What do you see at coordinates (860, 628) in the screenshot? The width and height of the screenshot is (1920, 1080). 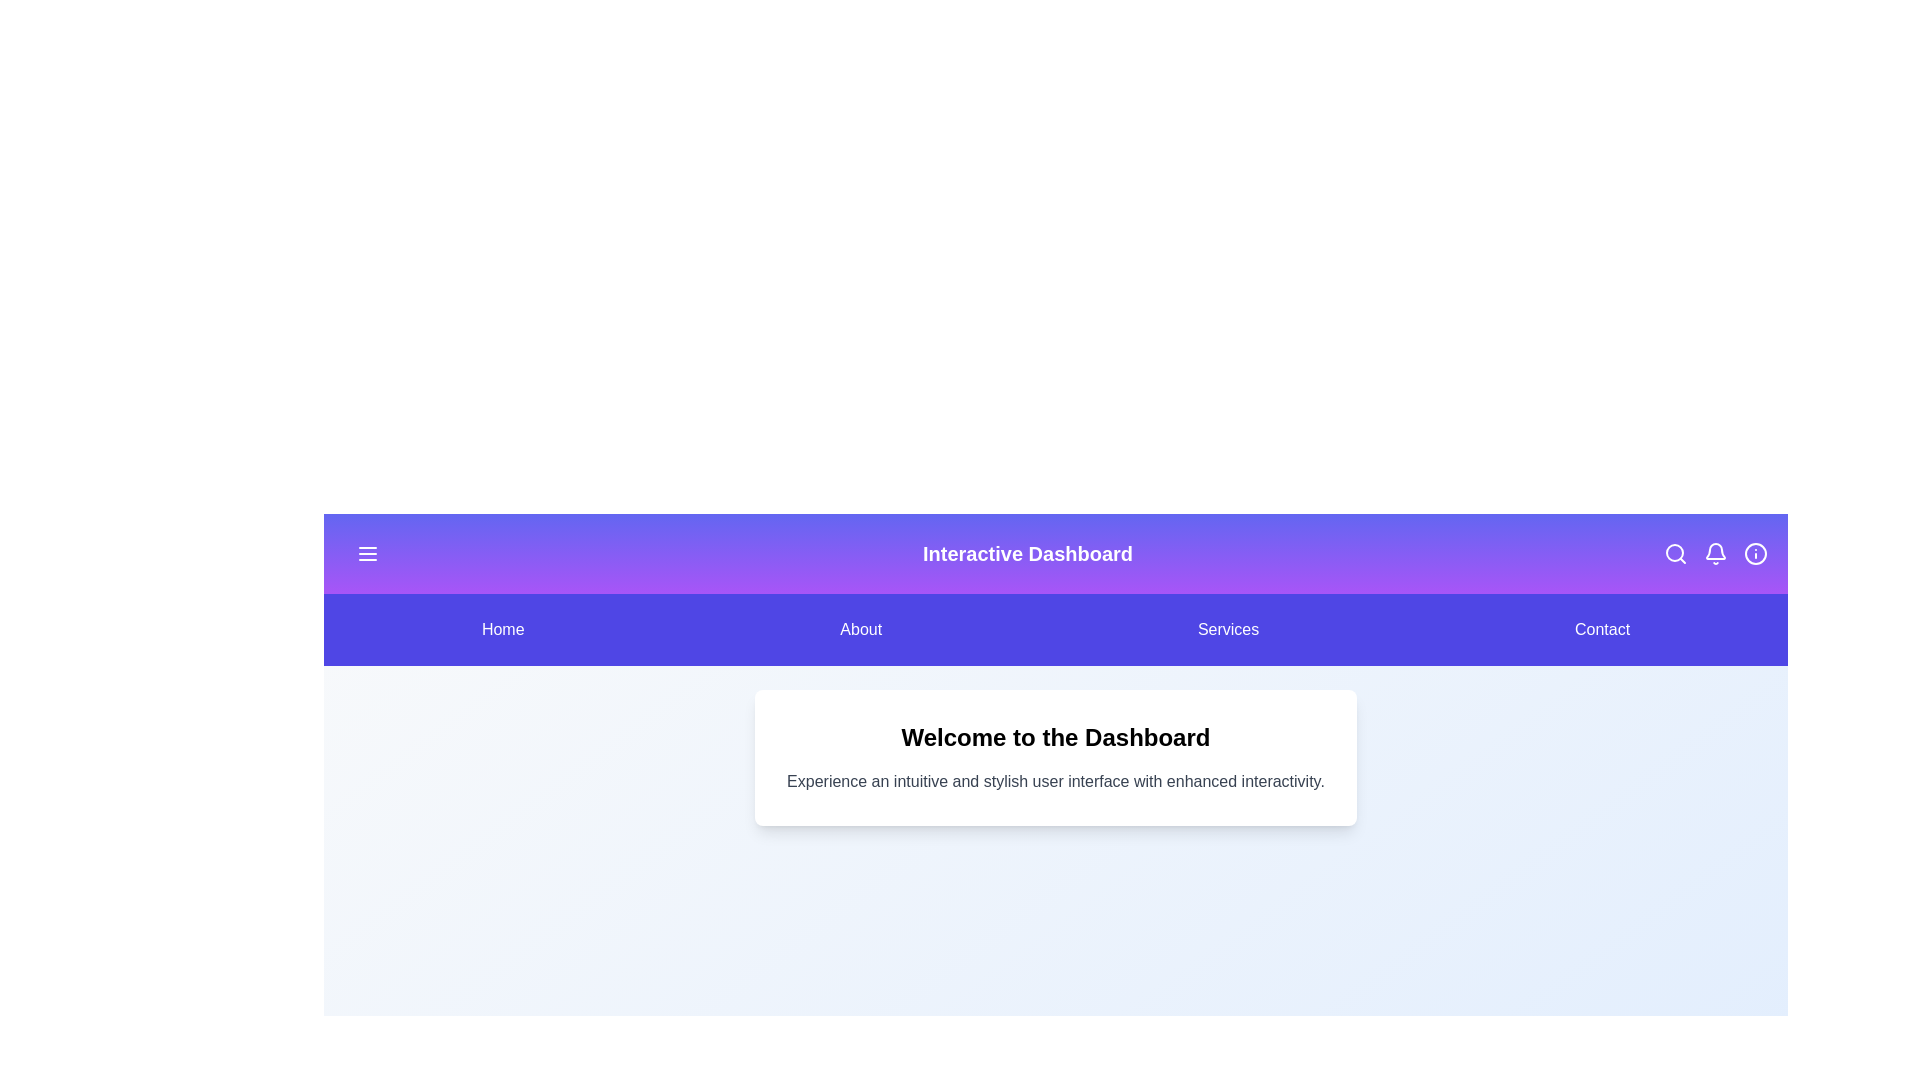 I see `the menu item About to navigate to the corresponding section` at bounding box center [860, 628].